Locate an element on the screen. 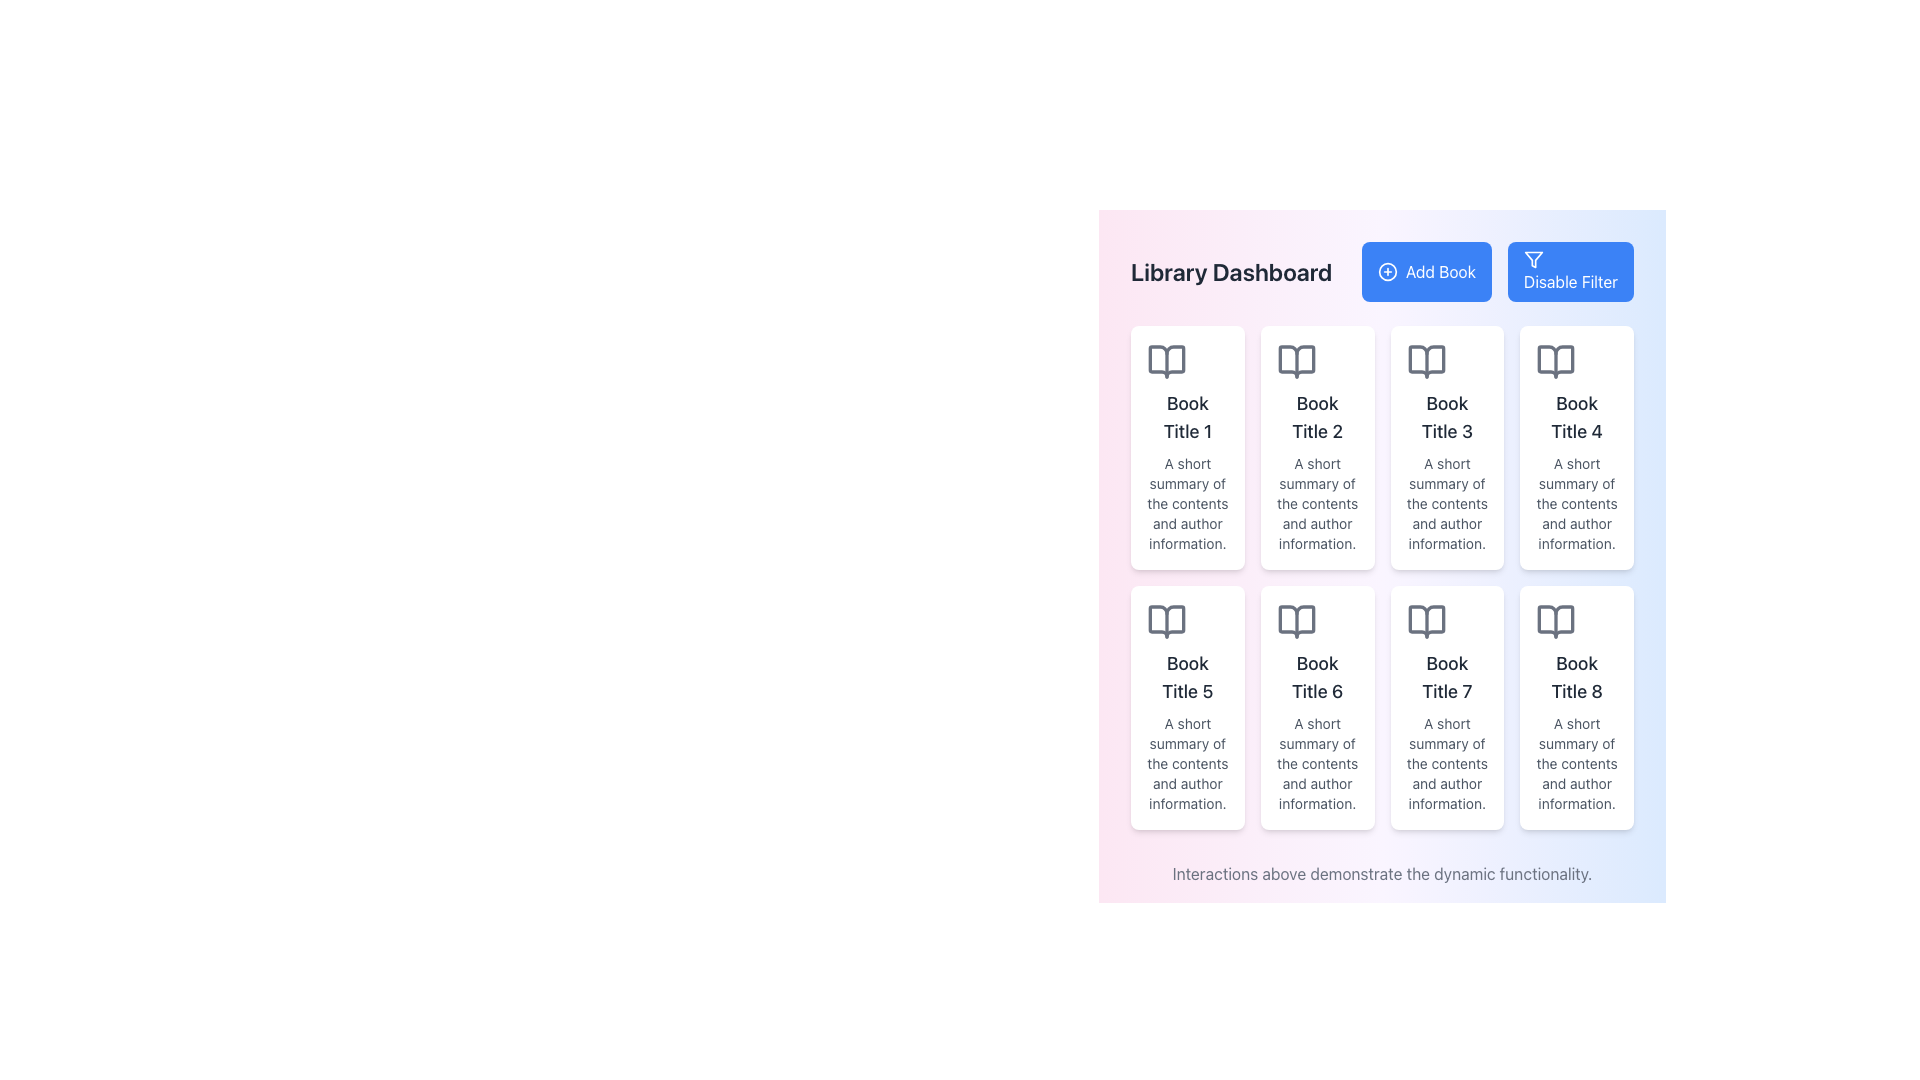 The width and height of the screenshot is (1920, 1080). the book entry card located in the second row, second column of the grid layout, which provides details about the book and is adjacent to 'Book Title 5' on the left and 'Book Title 7' on the right is located at coordinates (1317, 707).